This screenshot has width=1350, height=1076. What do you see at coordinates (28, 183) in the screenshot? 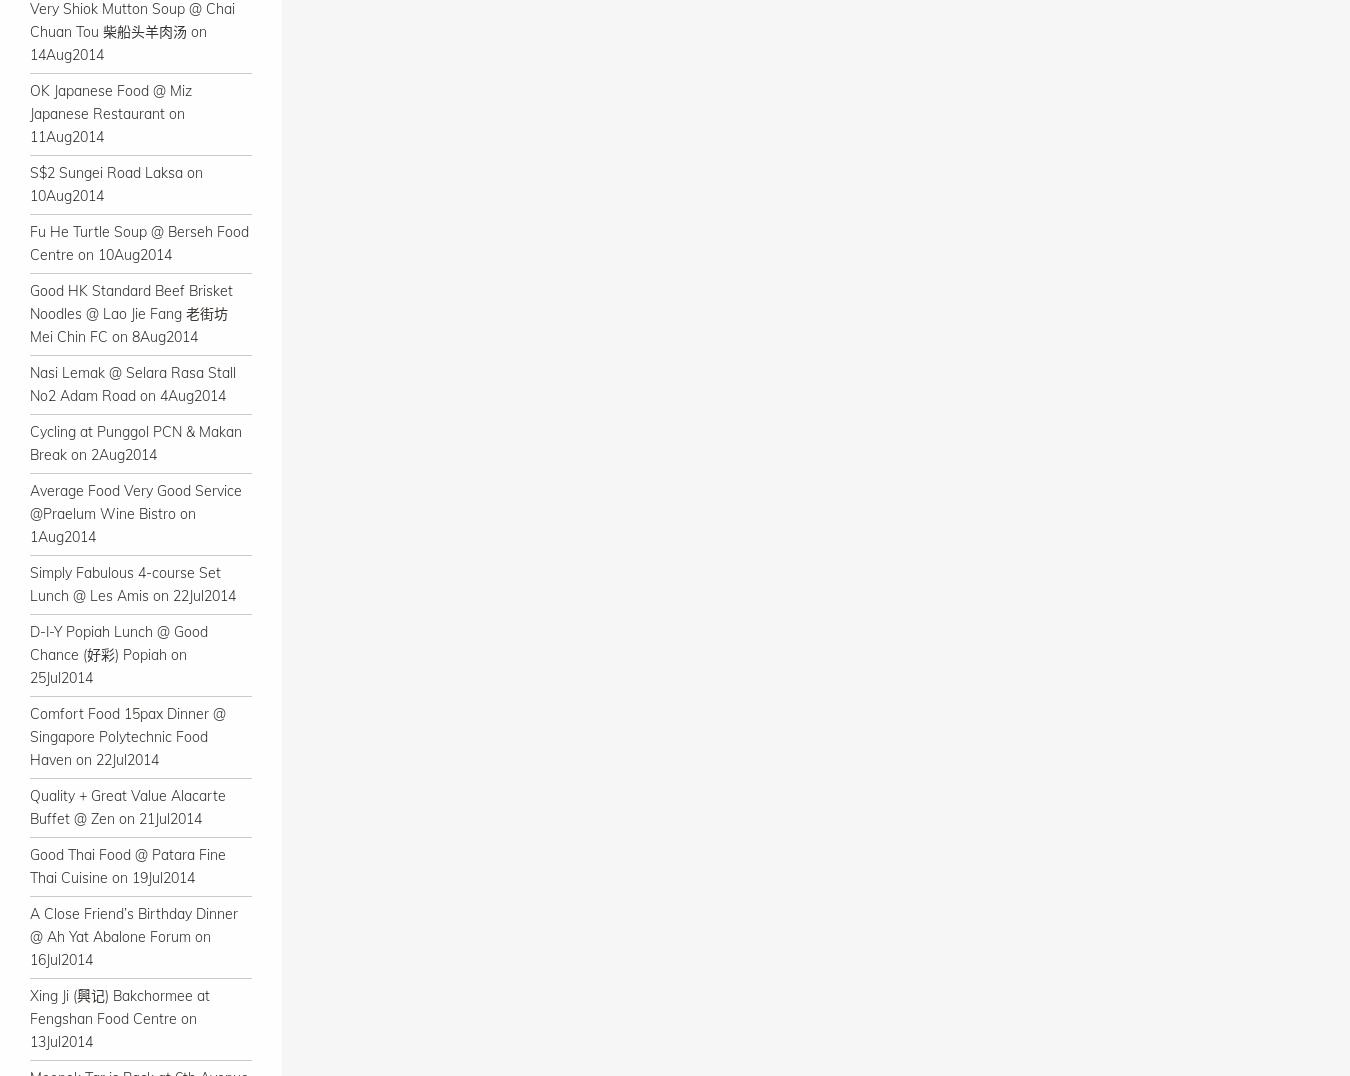
I see `'S$2 Sungei Road Laksa on 10Aug2014'` at bounding box center [28, 183].